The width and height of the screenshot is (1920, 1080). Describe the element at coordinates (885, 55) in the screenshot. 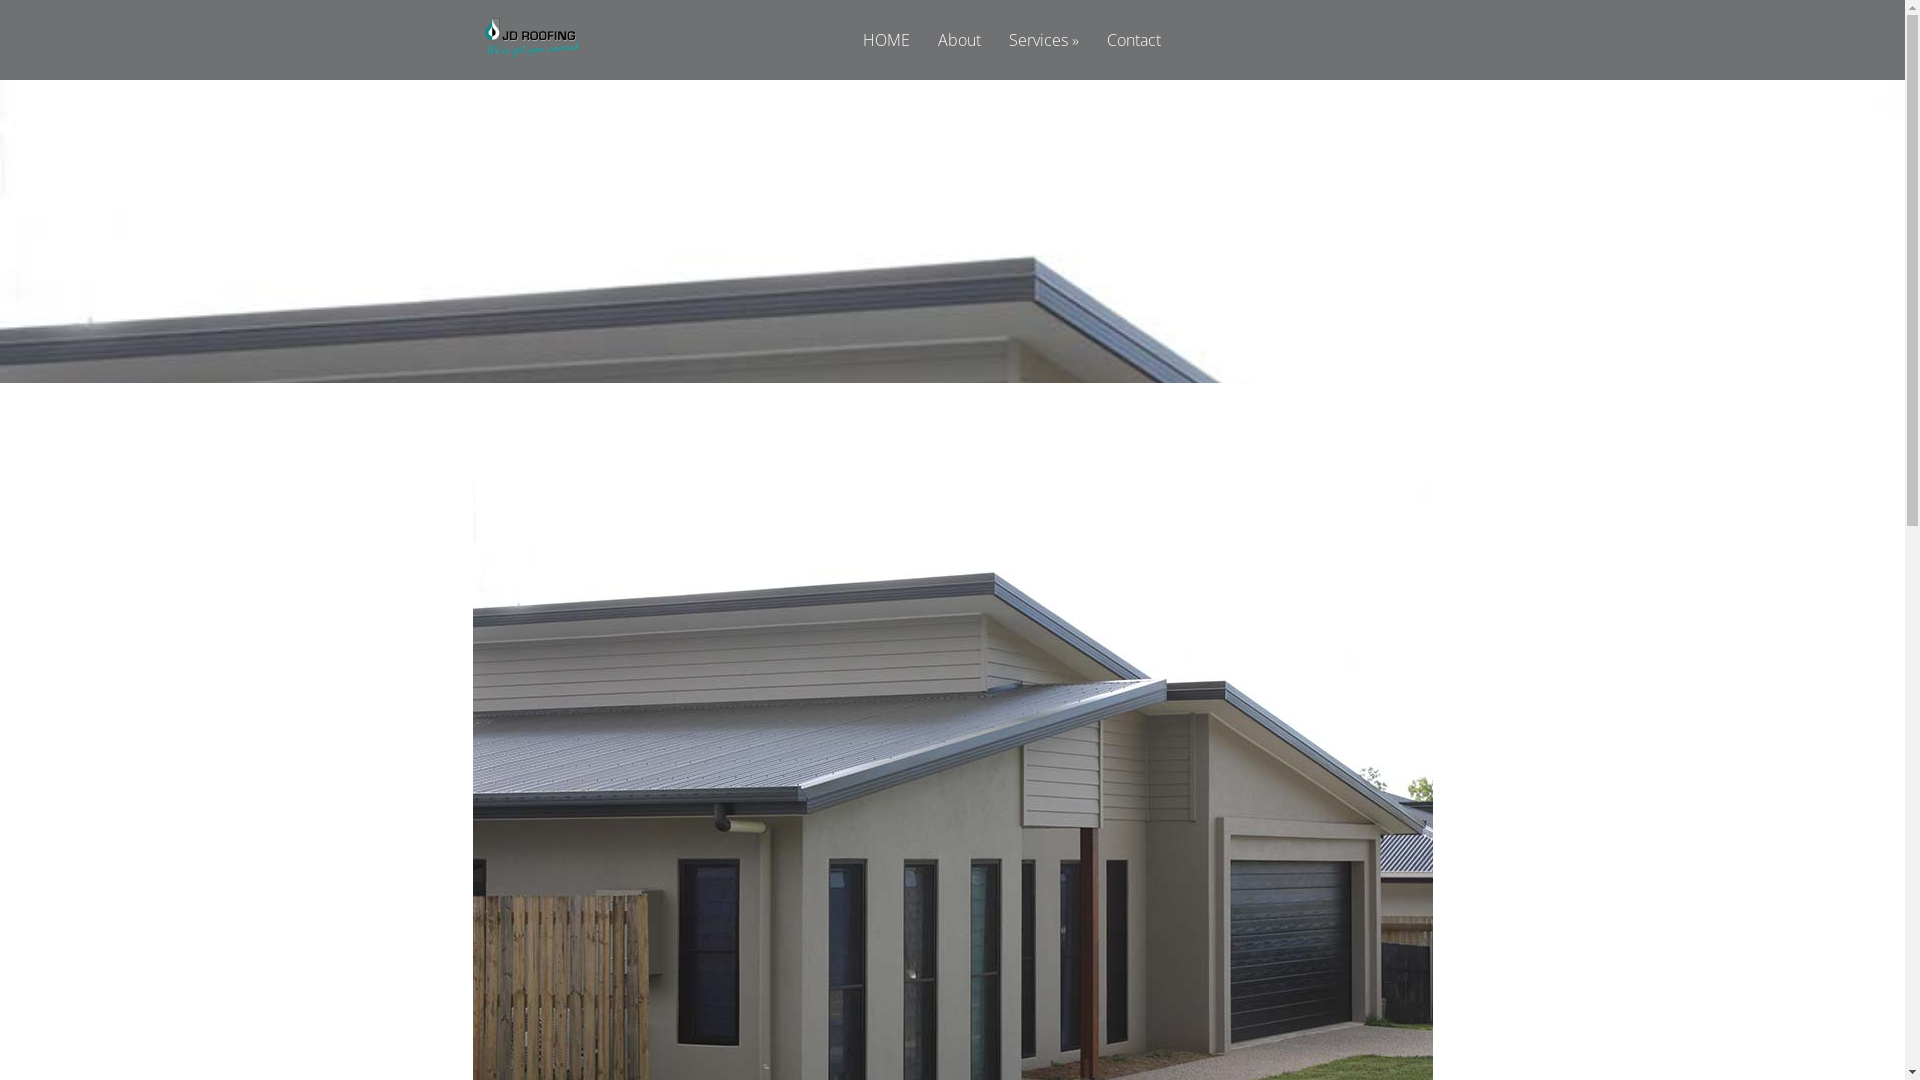

I see `'HOME'` at that location.